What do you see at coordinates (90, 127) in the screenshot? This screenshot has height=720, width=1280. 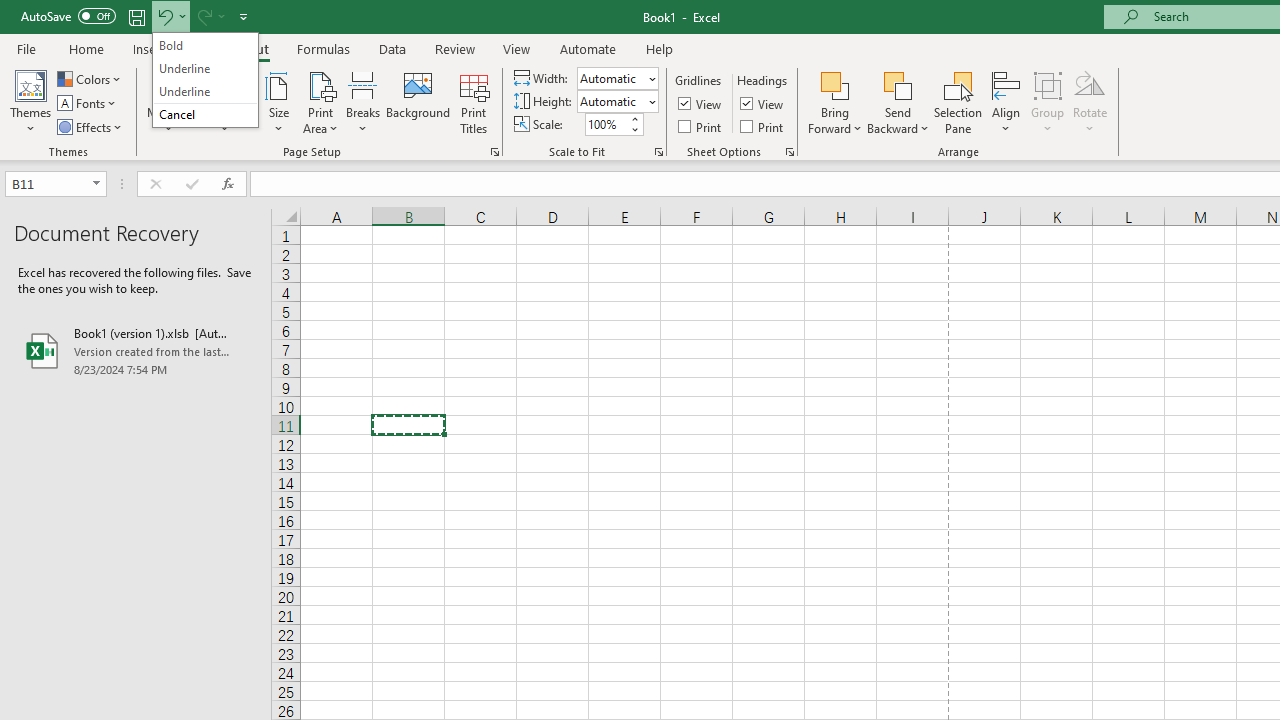 I see `'Effects'` at bounding box center [90, 127].